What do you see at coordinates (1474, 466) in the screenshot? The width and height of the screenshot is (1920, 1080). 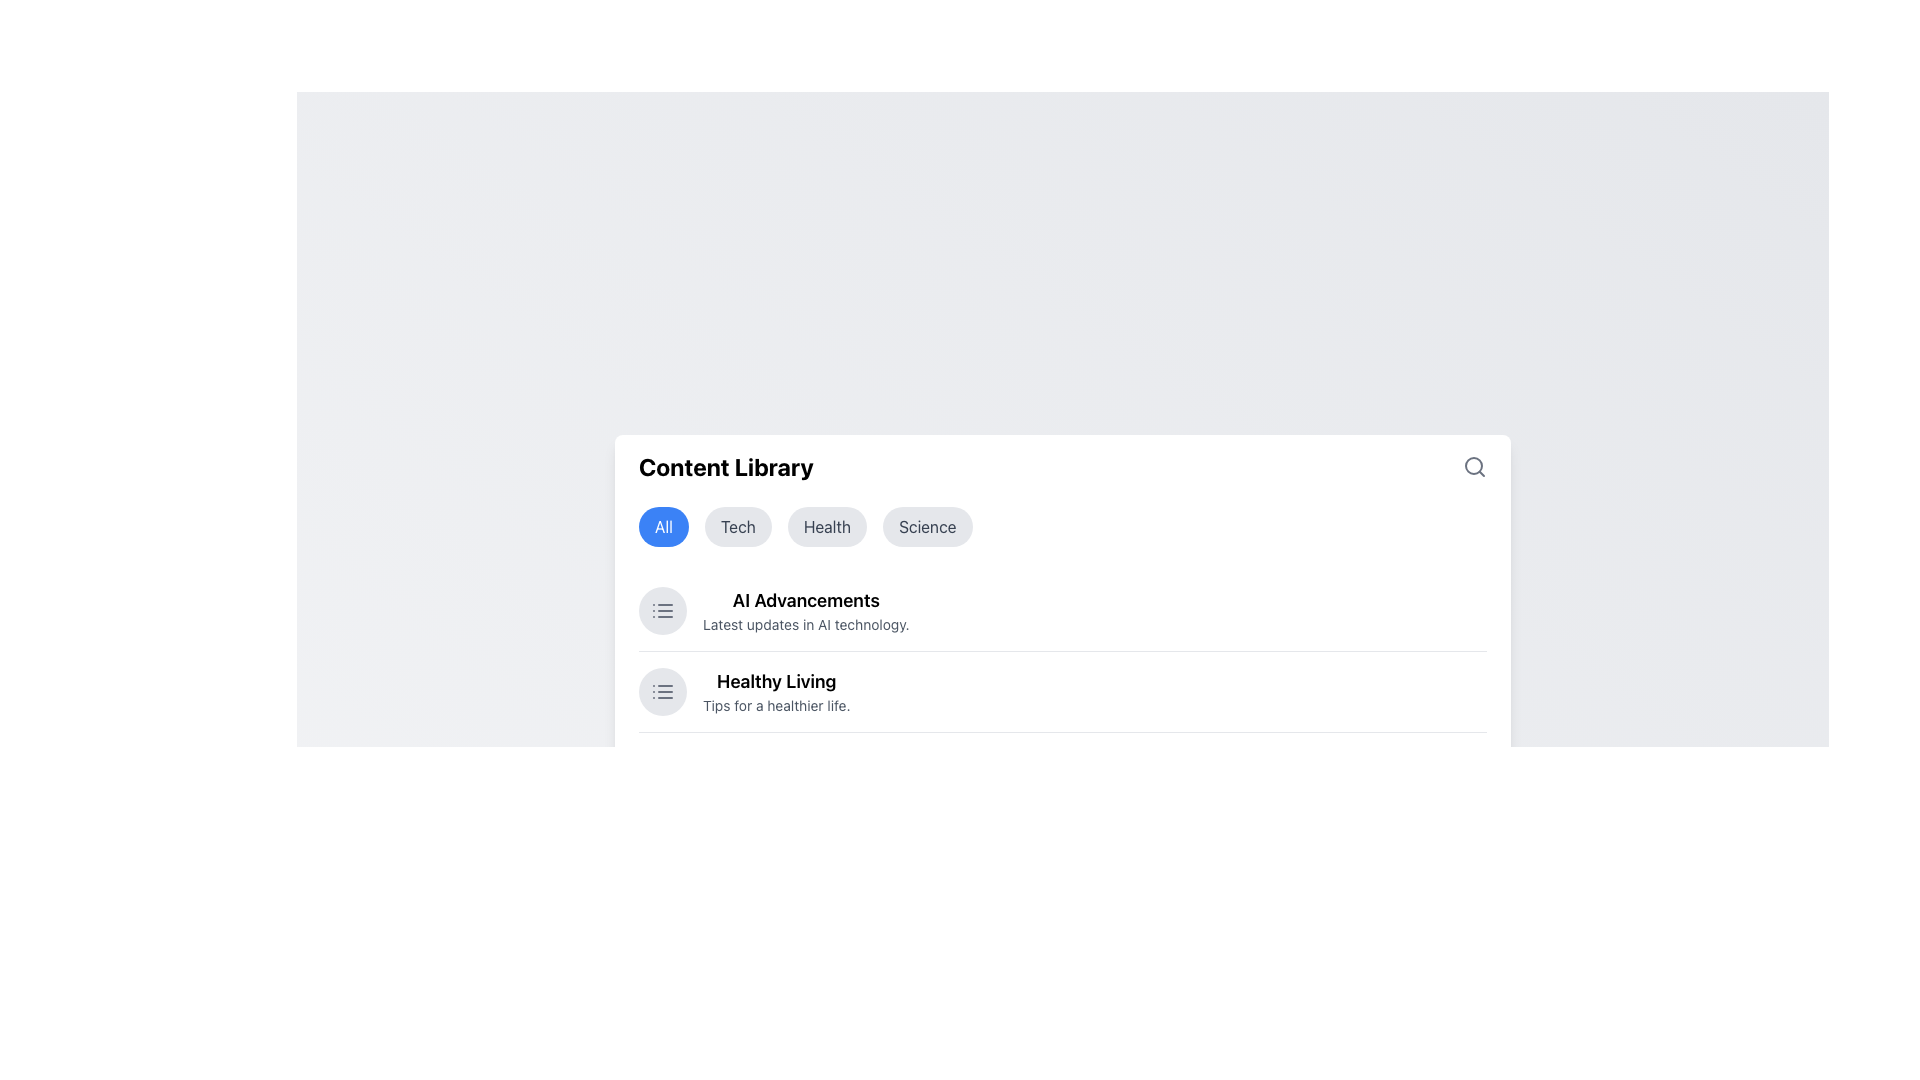 I see `the magnifying glass icon located in the top-right corner of the 'Content Library' section to initiate a search` at bounding box center [1474, 466].